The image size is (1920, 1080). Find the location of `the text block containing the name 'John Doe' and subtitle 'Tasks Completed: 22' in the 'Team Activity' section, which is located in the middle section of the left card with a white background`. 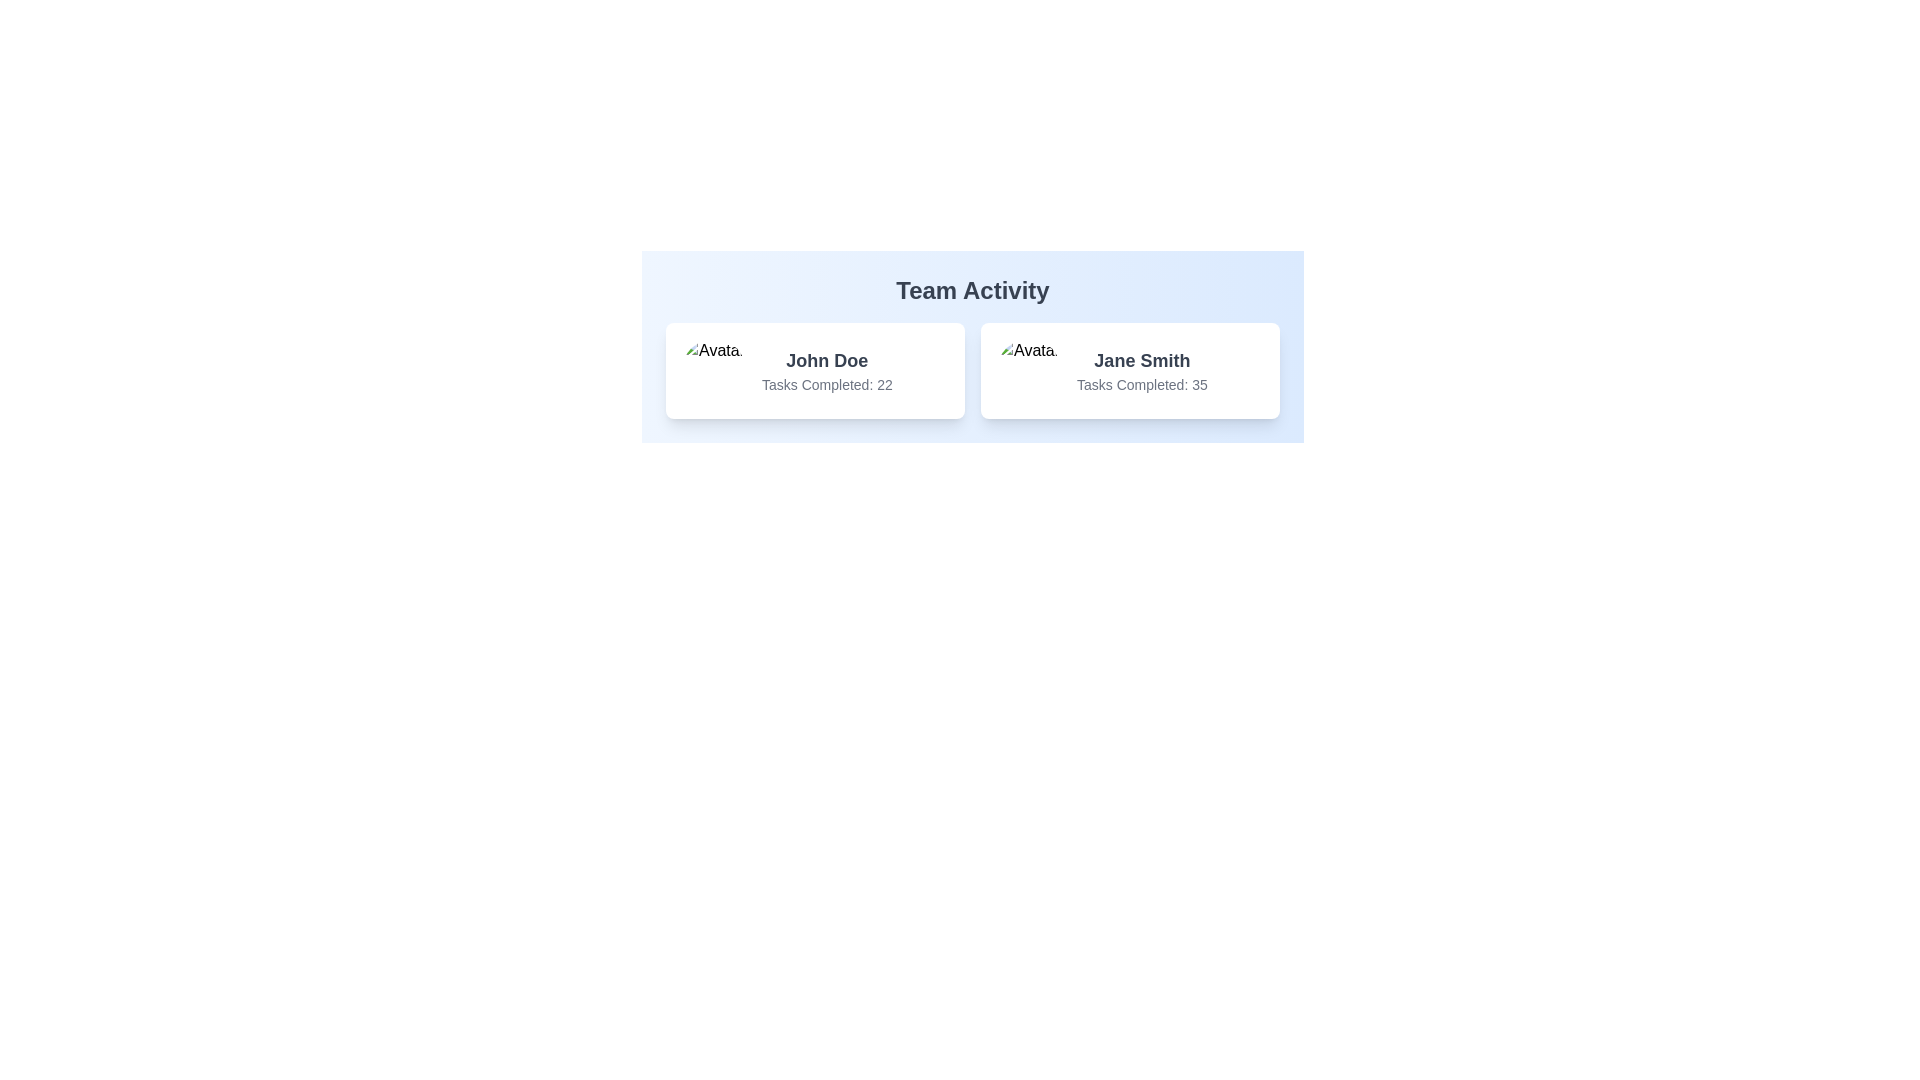

the text block containing the name 'John Doe' and subtitle 'Tasks Completed: 22' in the 'Team Activity' section, which is located in the middle section of the left card with a white background is located at coordinates (827, 370).